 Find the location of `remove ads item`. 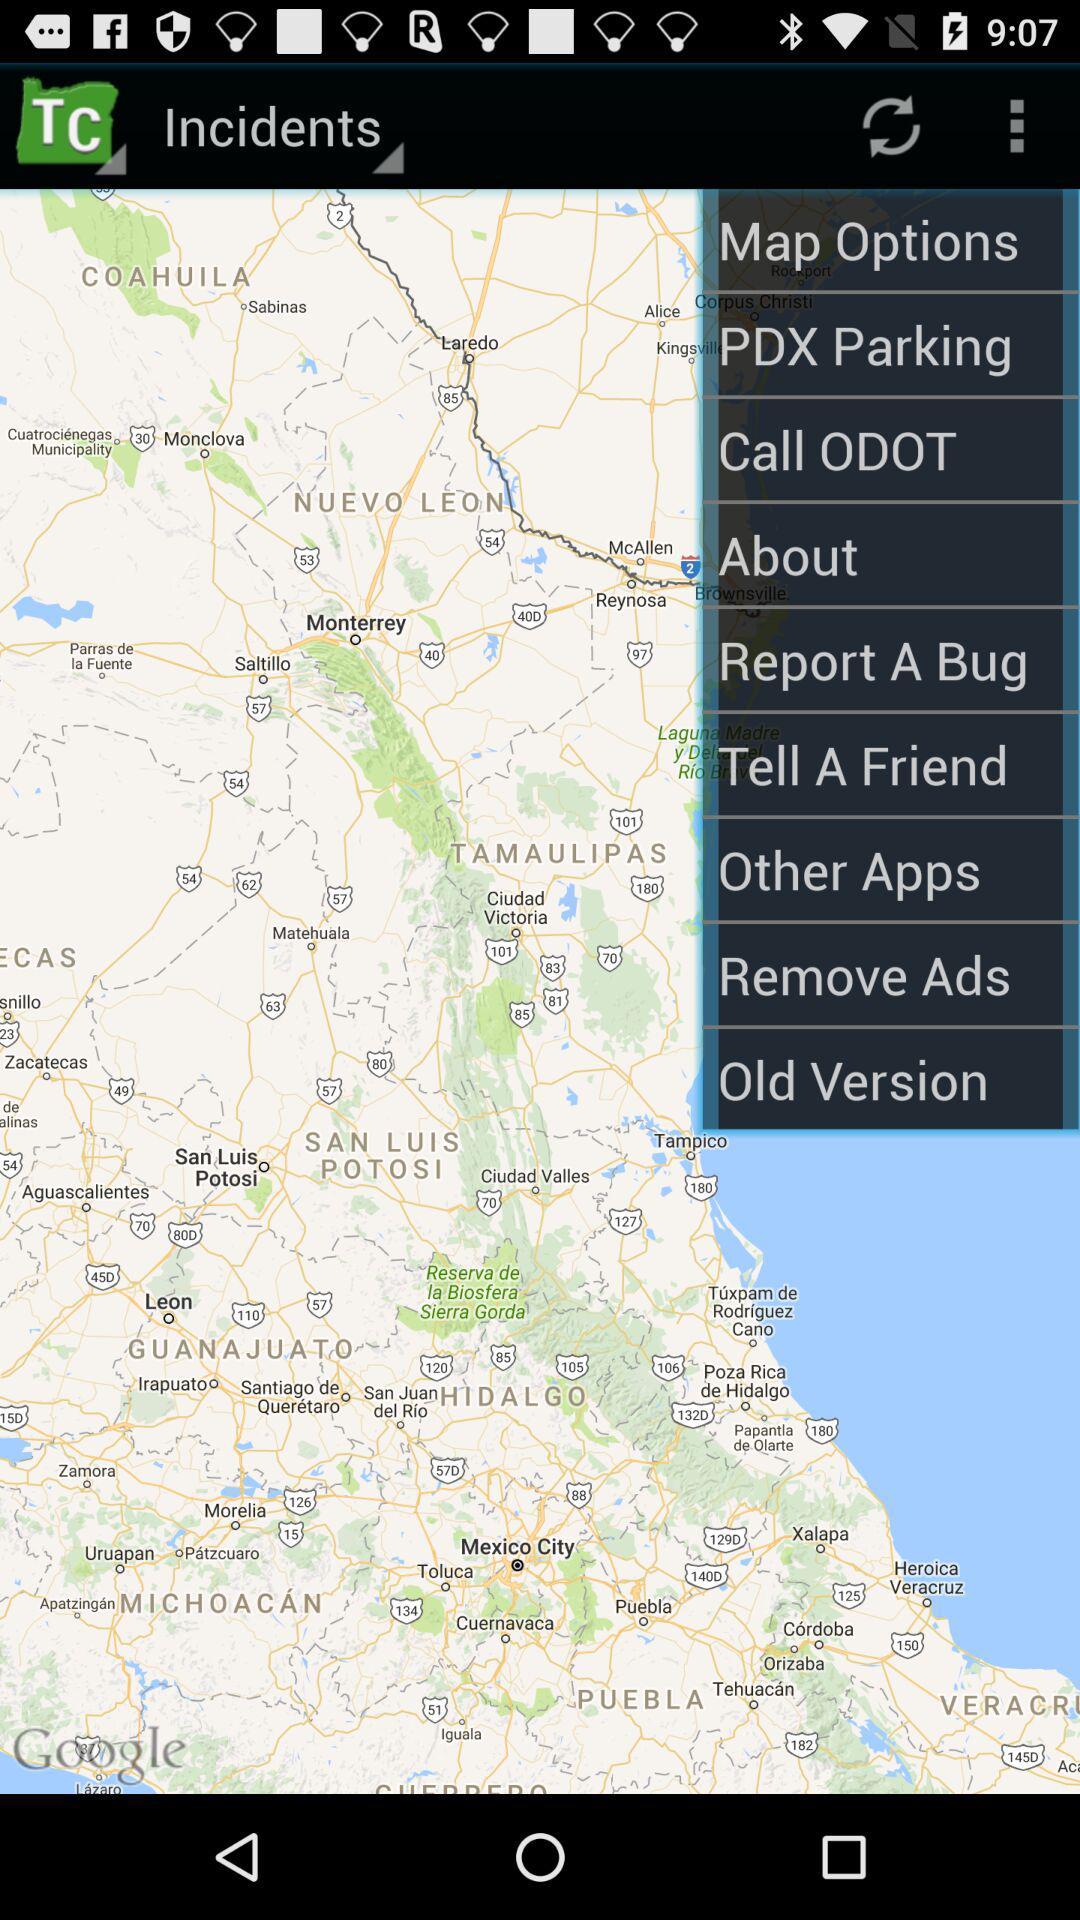

remove ads item is located at coordinates (889, 974).